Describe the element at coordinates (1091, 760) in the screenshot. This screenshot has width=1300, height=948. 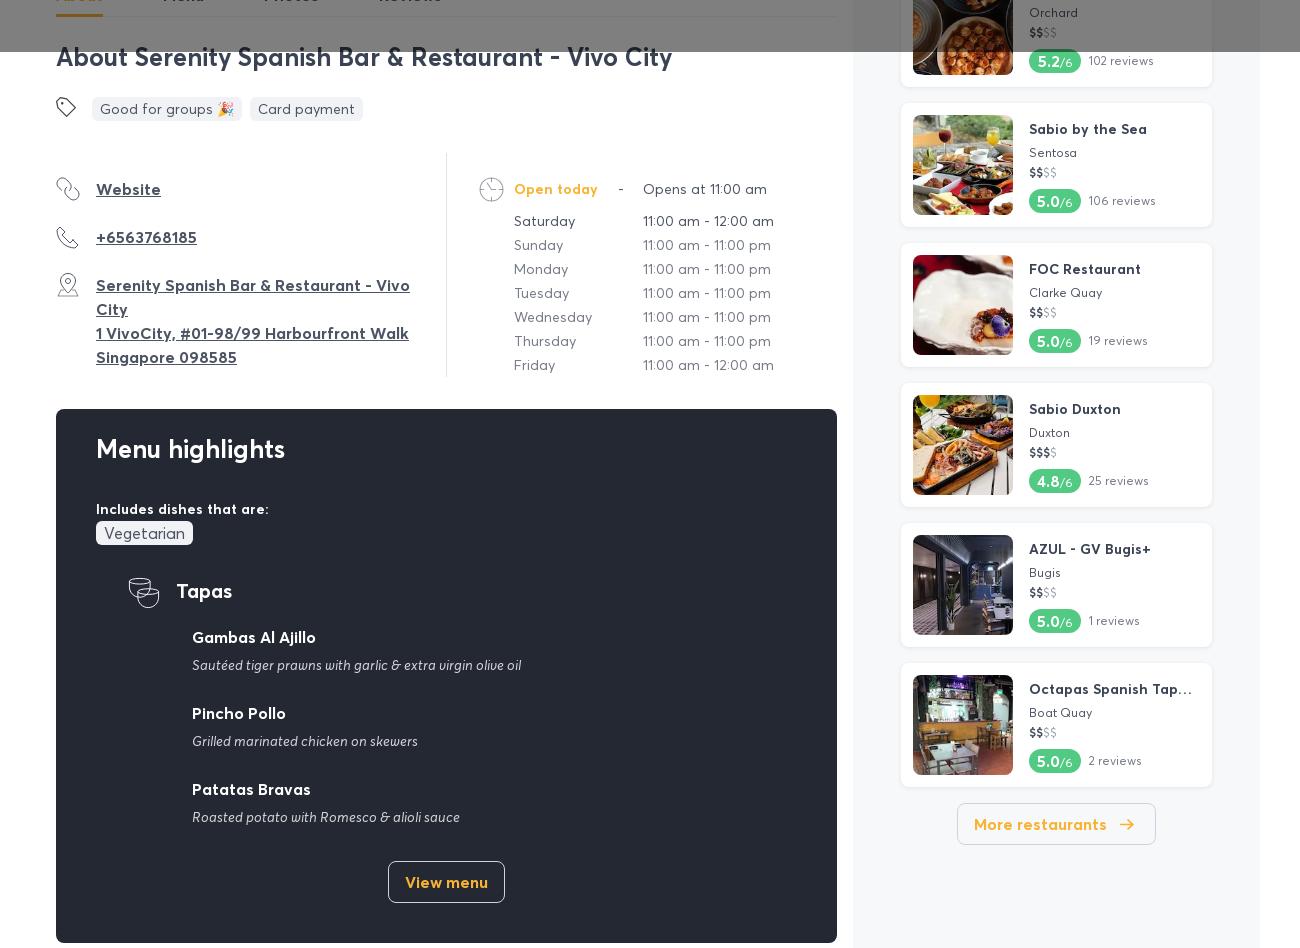
I see `'2'` at that location.